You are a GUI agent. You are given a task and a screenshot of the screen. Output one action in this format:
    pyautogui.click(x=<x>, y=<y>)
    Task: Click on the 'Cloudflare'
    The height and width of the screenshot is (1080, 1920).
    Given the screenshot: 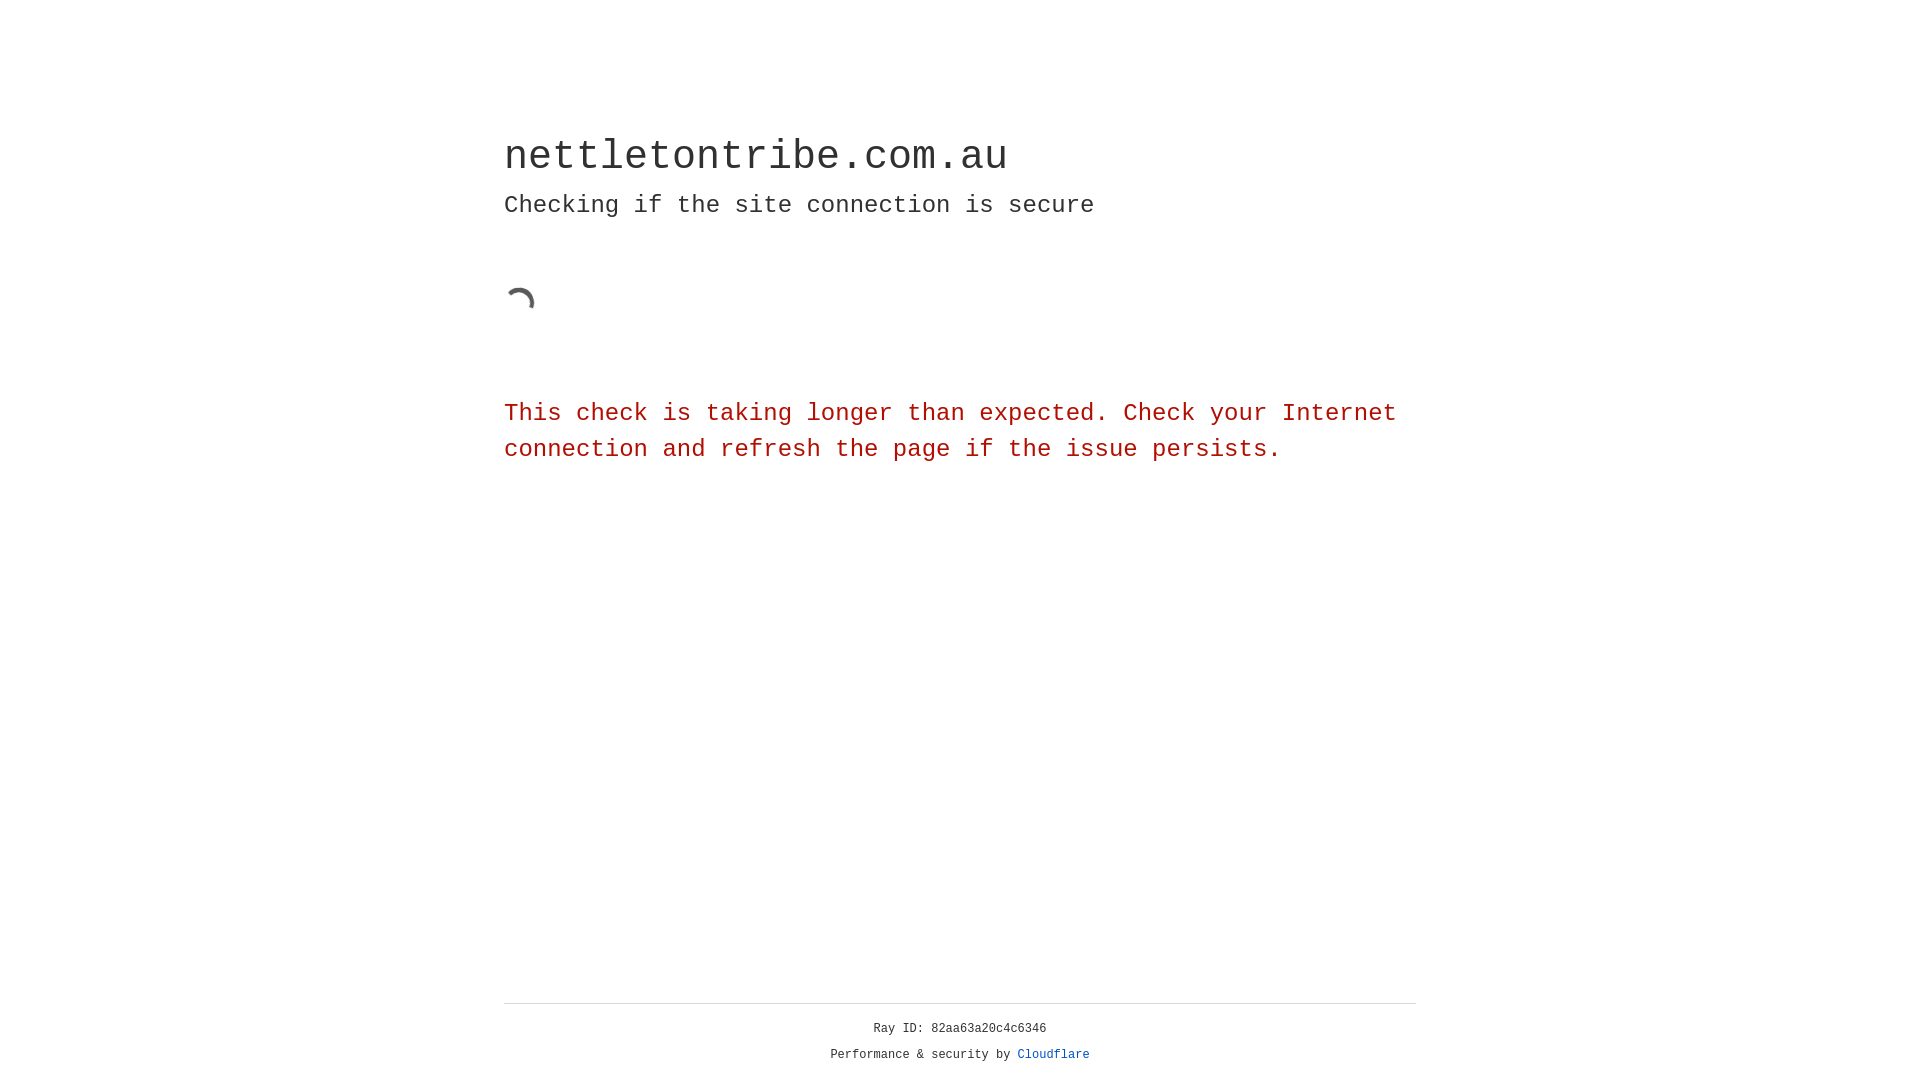 What is the action you would take?
    pyautogui.click(x=1053, y=1054)
    